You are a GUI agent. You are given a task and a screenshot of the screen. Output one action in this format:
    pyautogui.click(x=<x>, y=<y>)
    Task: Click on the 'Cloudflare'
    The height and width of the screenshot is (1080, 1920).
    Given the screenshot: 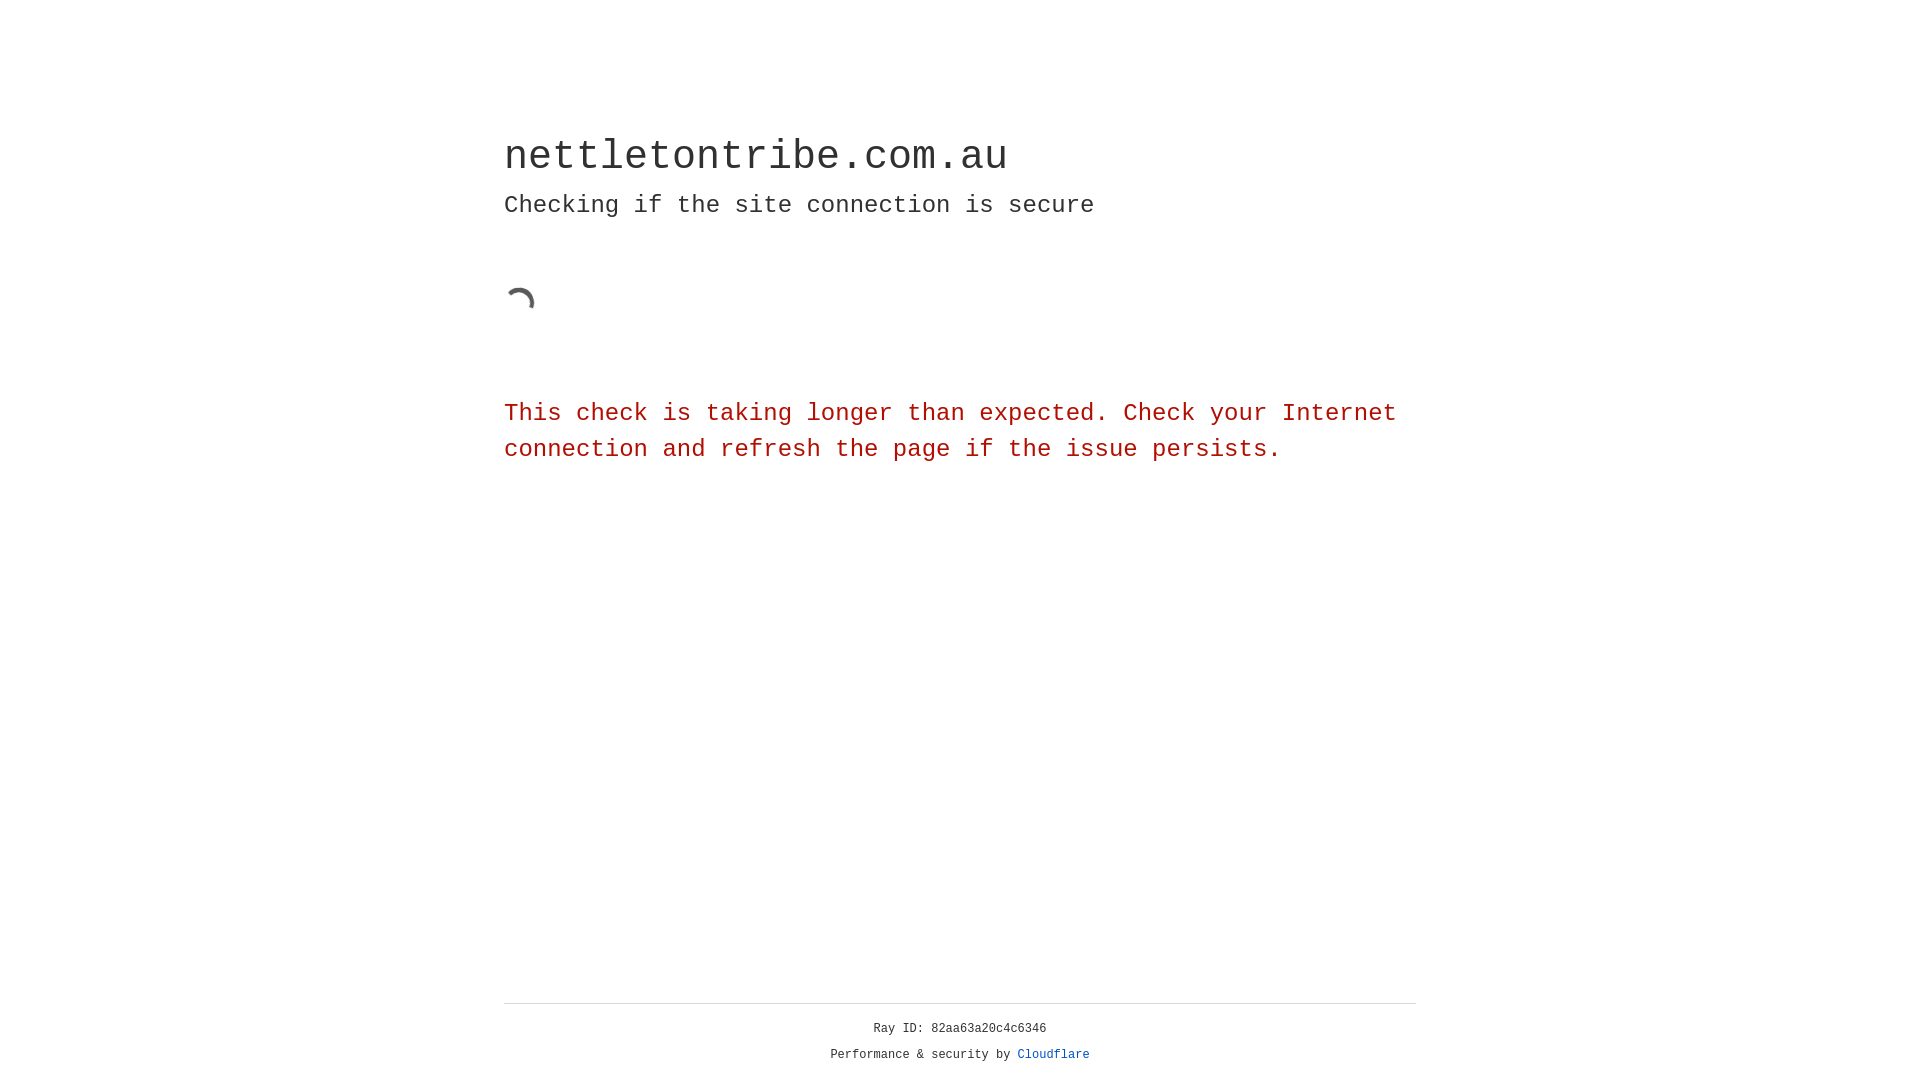 What is the action you would take?
    pyautogui.click(x=1053, y=1054)
    